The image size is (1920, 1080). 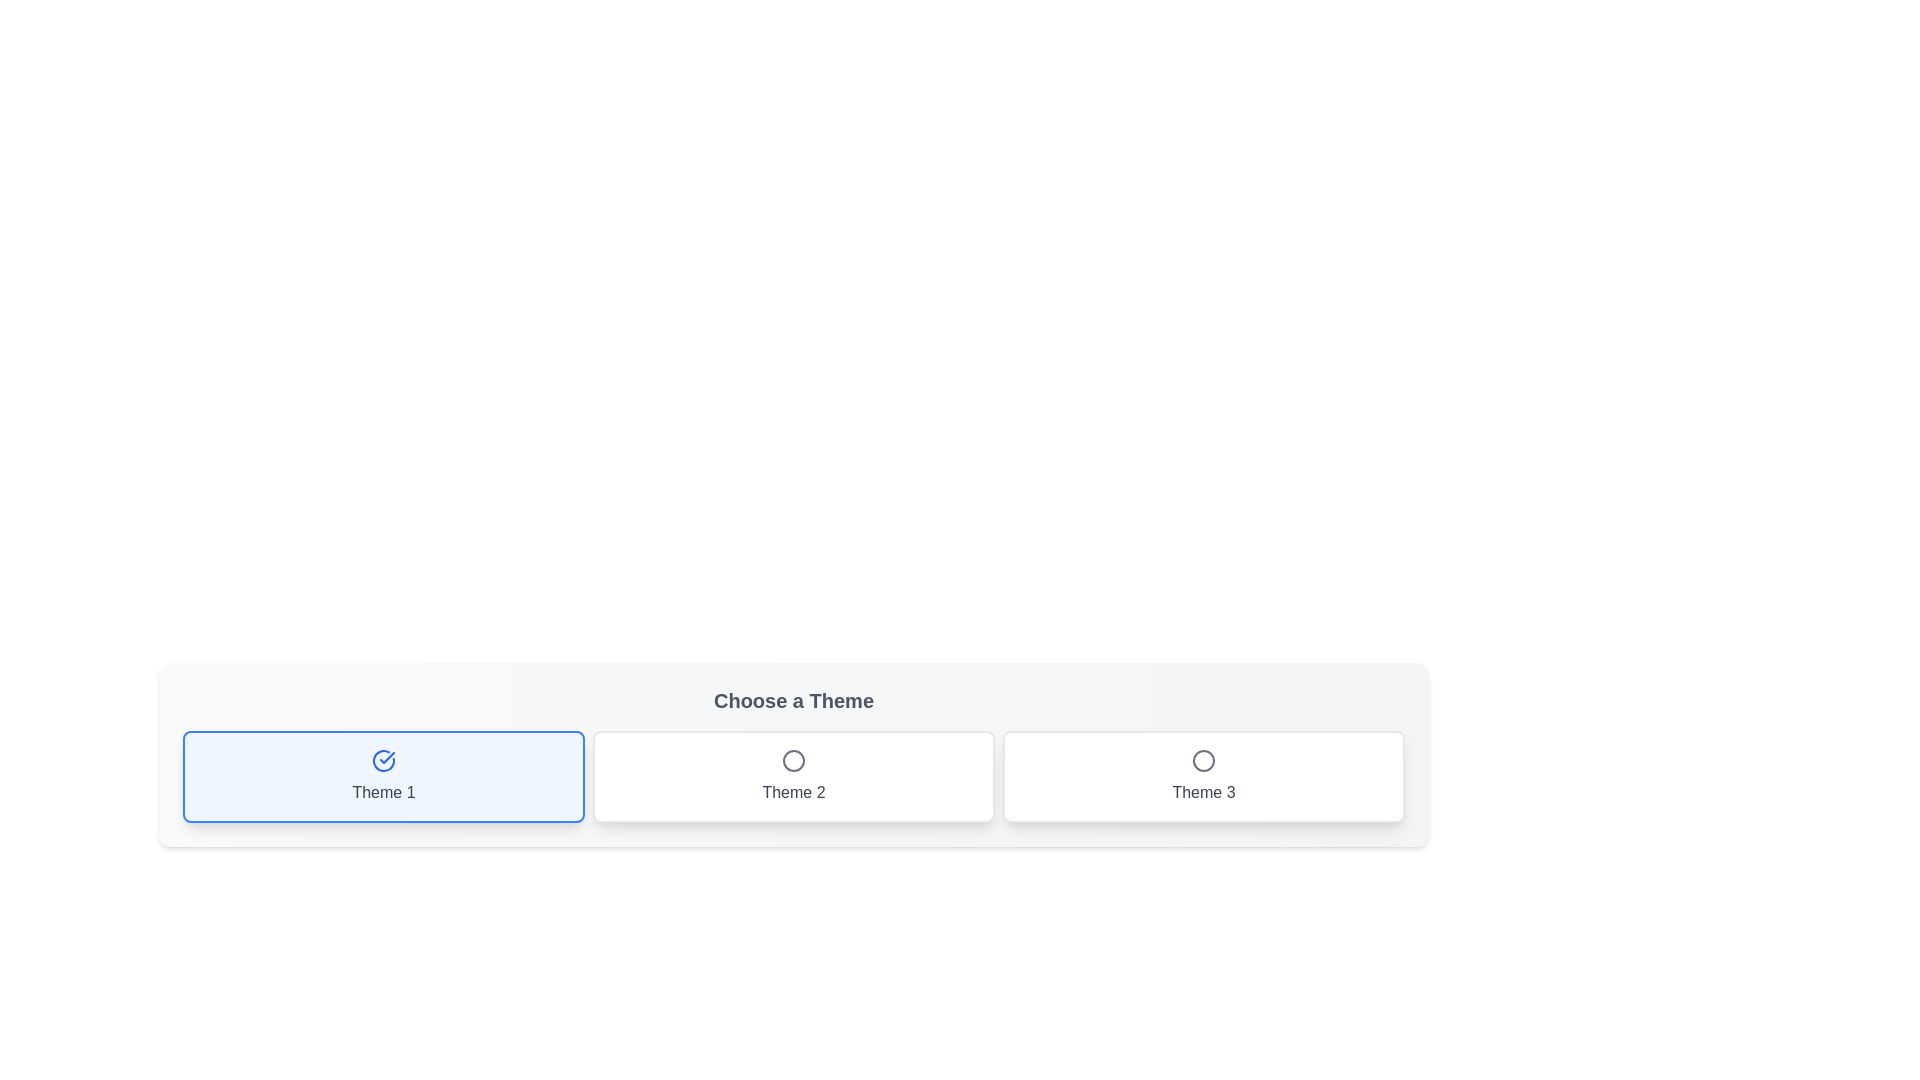 I want to click on the 'Theme 3' button located in the bottom right corner of the grid layout, so click(x=1203, y=775).